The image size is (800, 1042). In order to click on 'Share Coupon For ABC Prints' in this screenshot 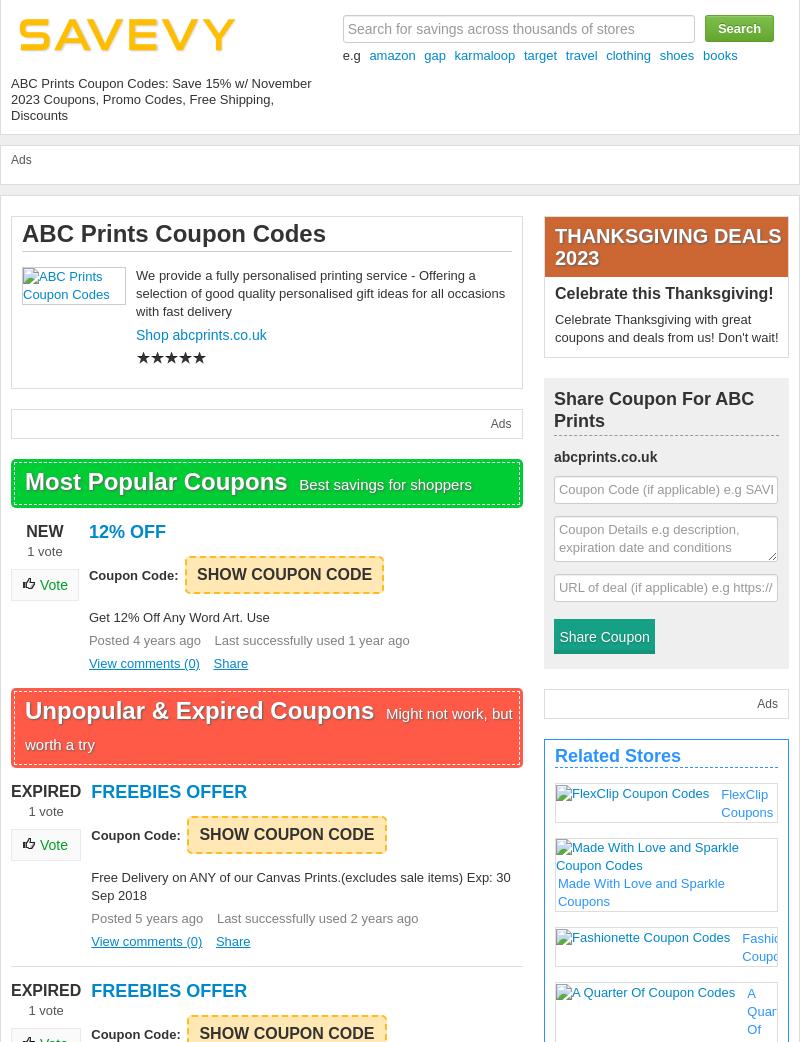, I will do `click(652, 409)`.